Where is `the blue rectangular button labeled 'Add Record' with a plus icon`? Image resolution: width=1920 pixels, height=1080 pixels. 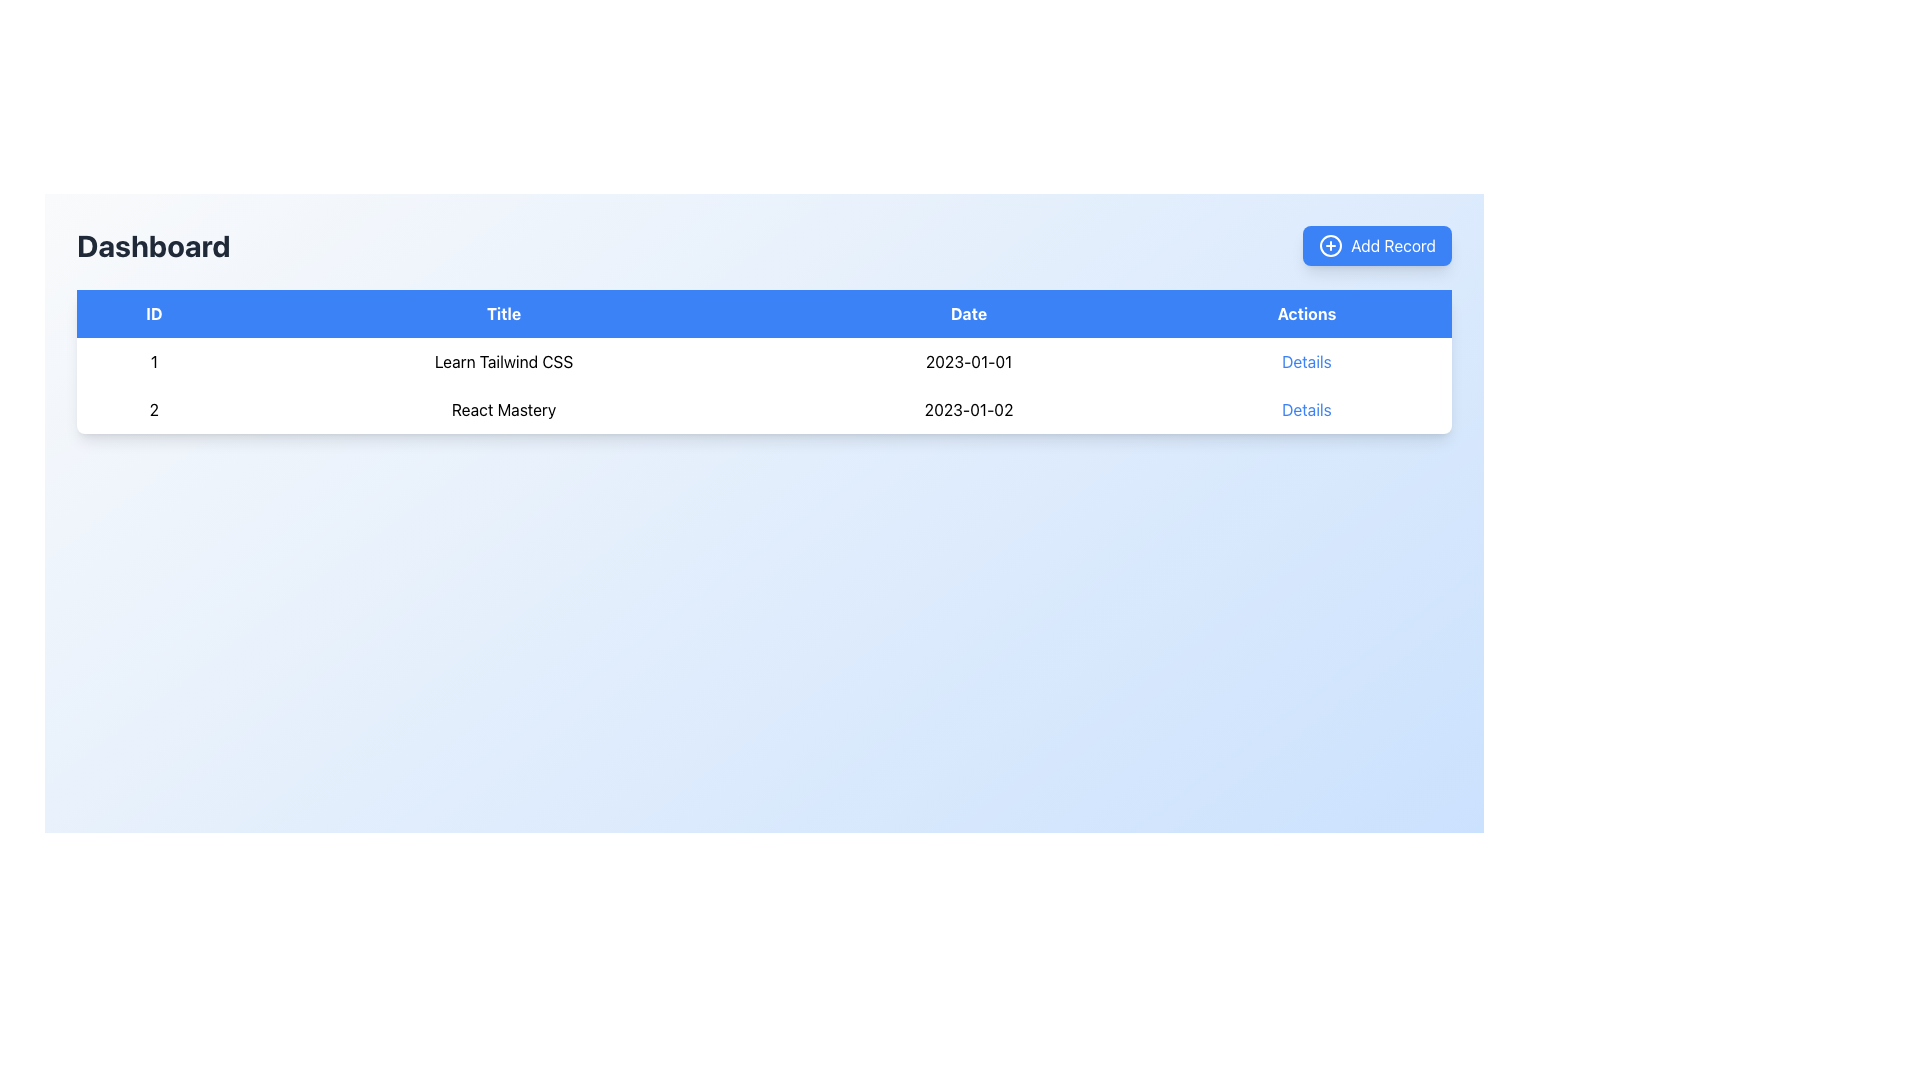
the blue rectangular button labeled 'Add Record' with a plus icon is located at coordinates (1376, 245).